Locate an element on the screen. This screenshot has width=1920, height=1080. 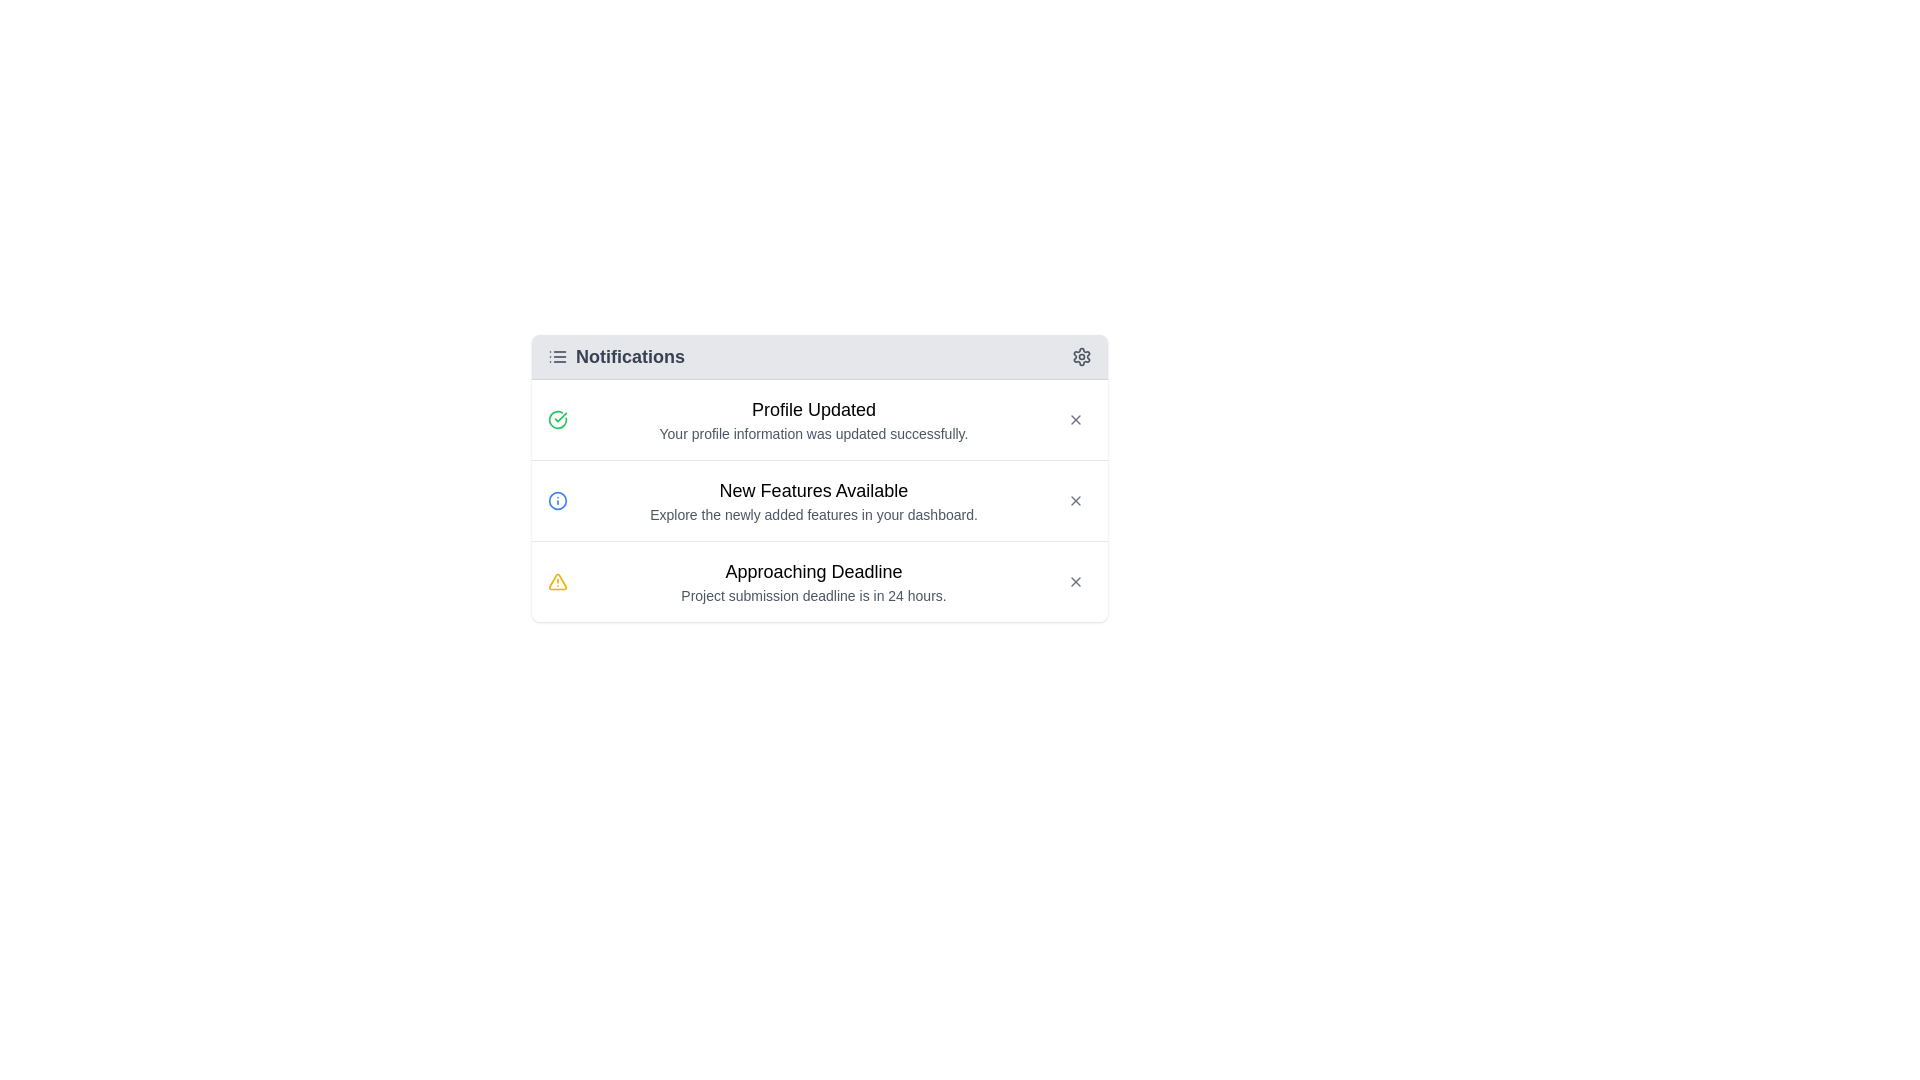
the icon located at the leftmost side of the 'New Features Available' notification card, near the top edge, adjacent to the notification title text is located at coordinates (557, 500).